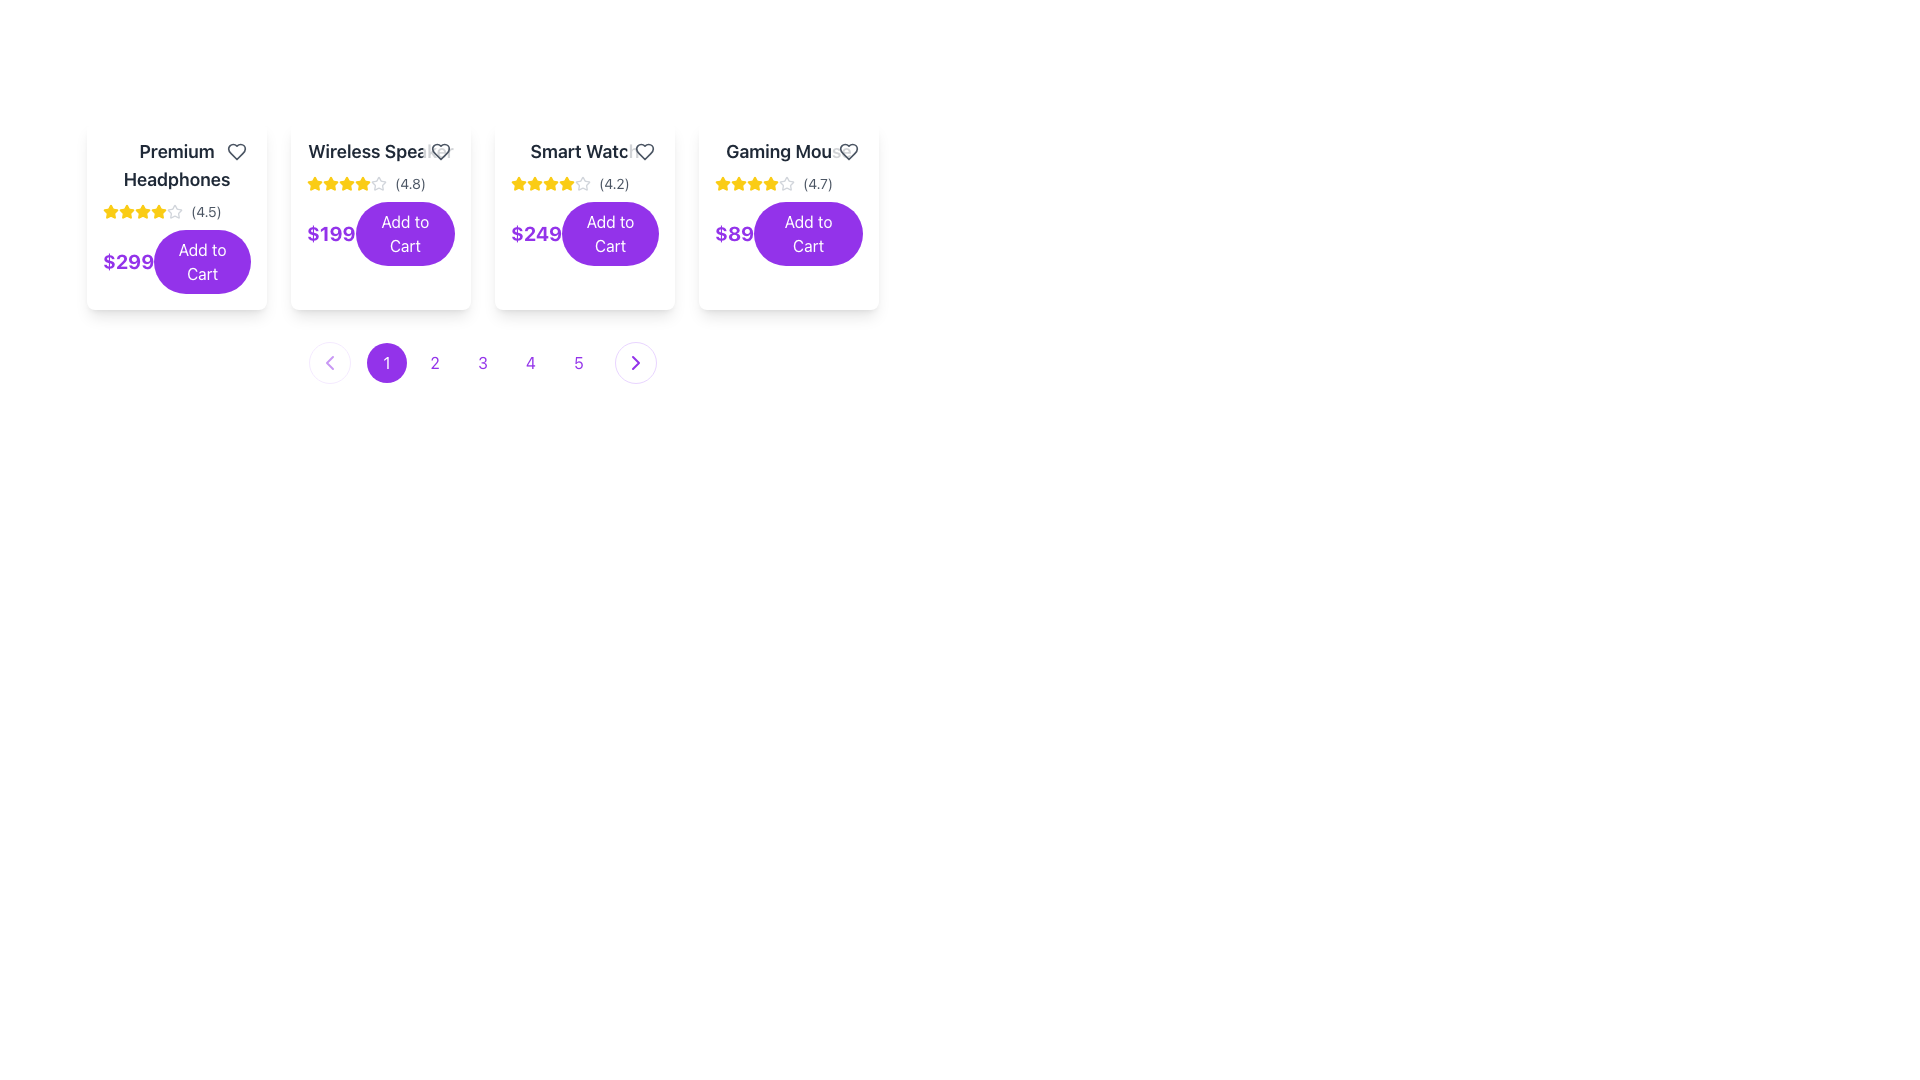  I want to click on the third filled yellow star icon in the rating section of the 'Smart Watch' product card, so click(534, 184).